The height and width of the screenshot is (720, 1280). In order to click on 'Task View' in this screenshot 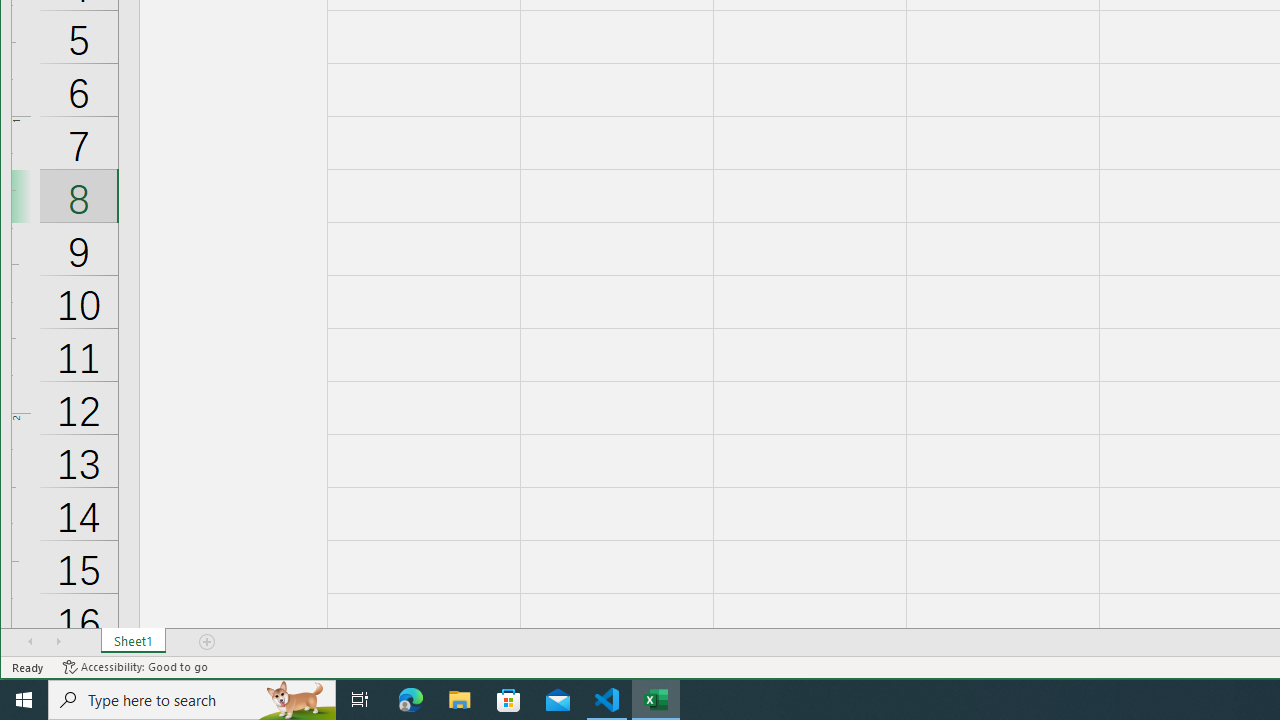, I will do `click(359, 698)`.